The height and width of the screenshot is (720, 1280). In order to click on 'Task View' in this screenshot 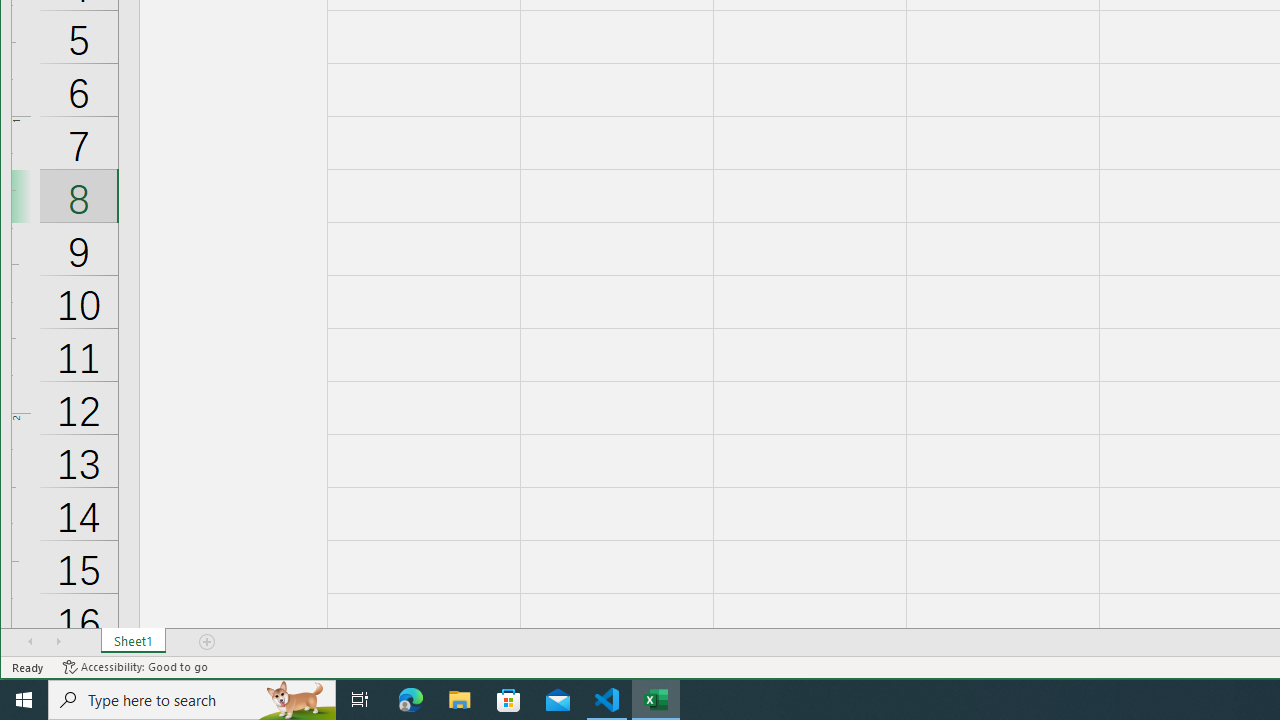, I will do `click(359, 698)`.